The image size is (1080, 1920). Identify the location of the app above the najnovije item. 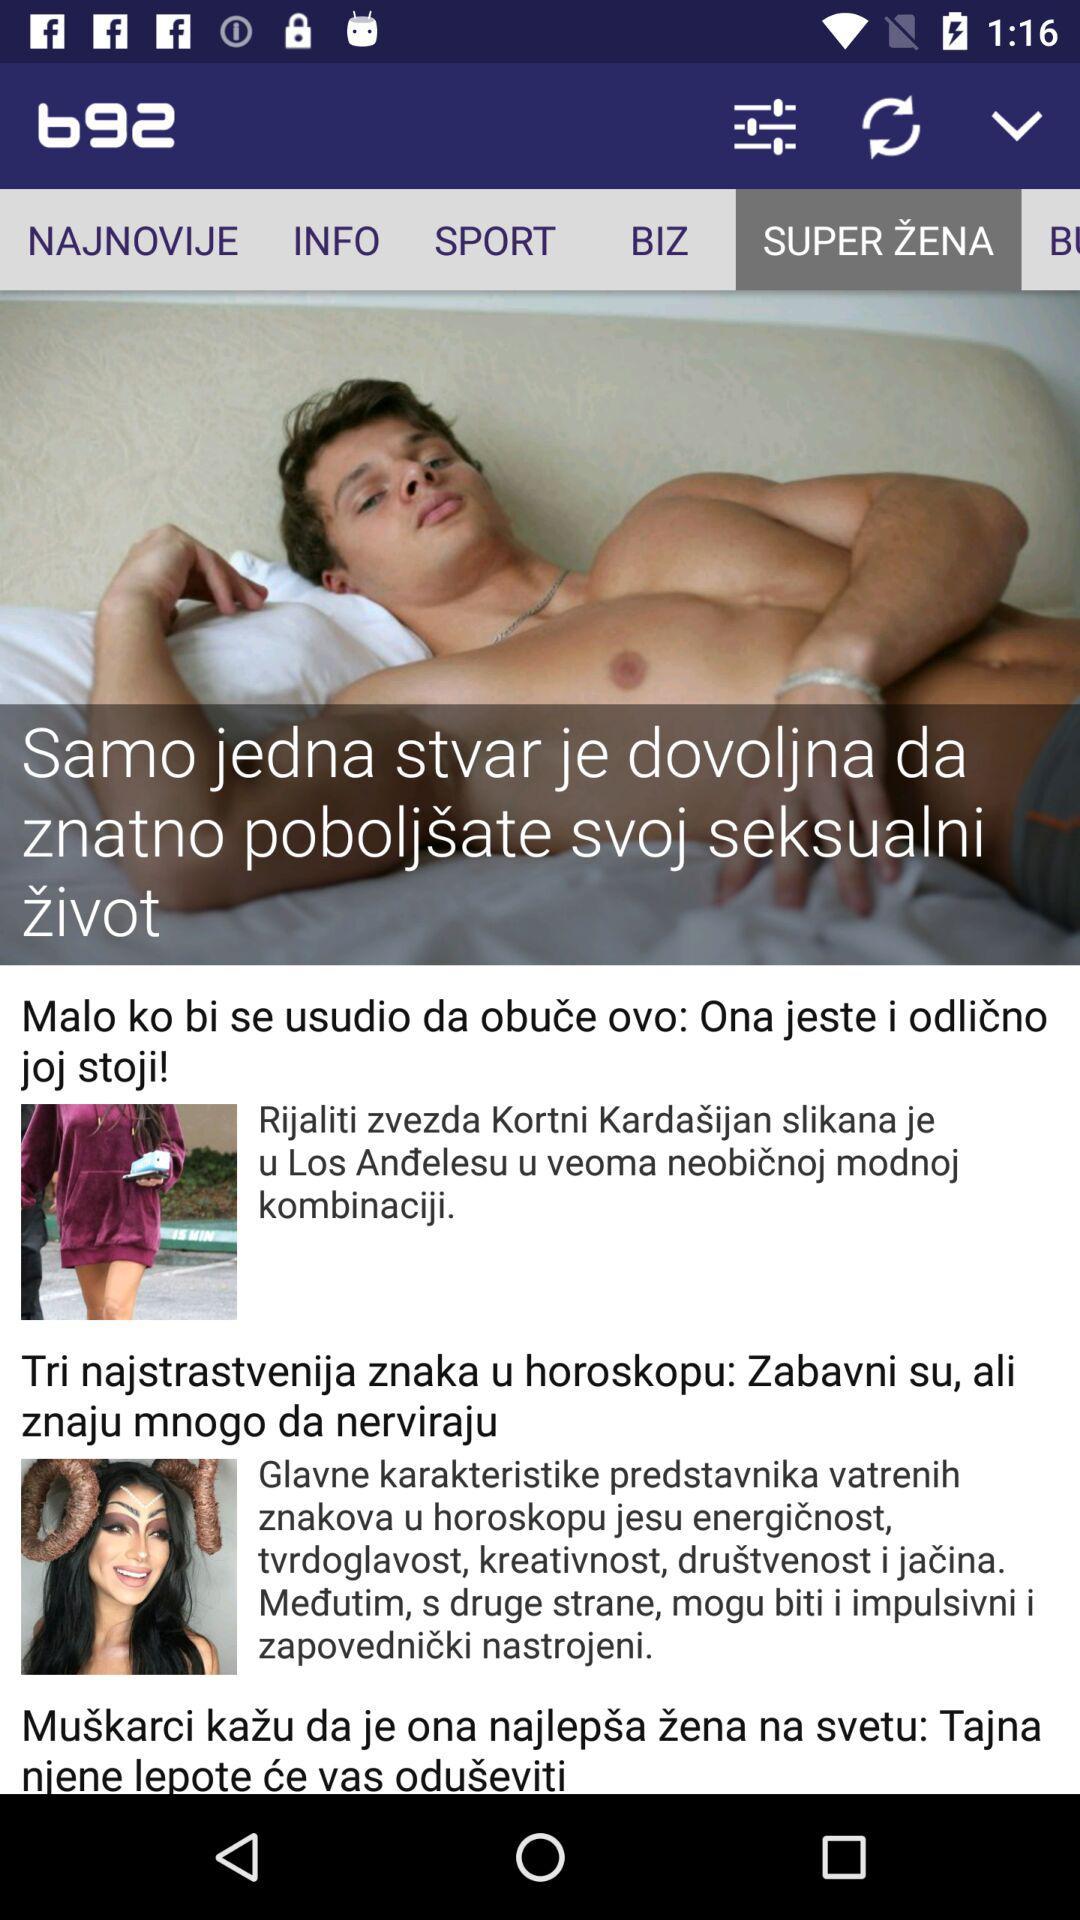
(214, 124).